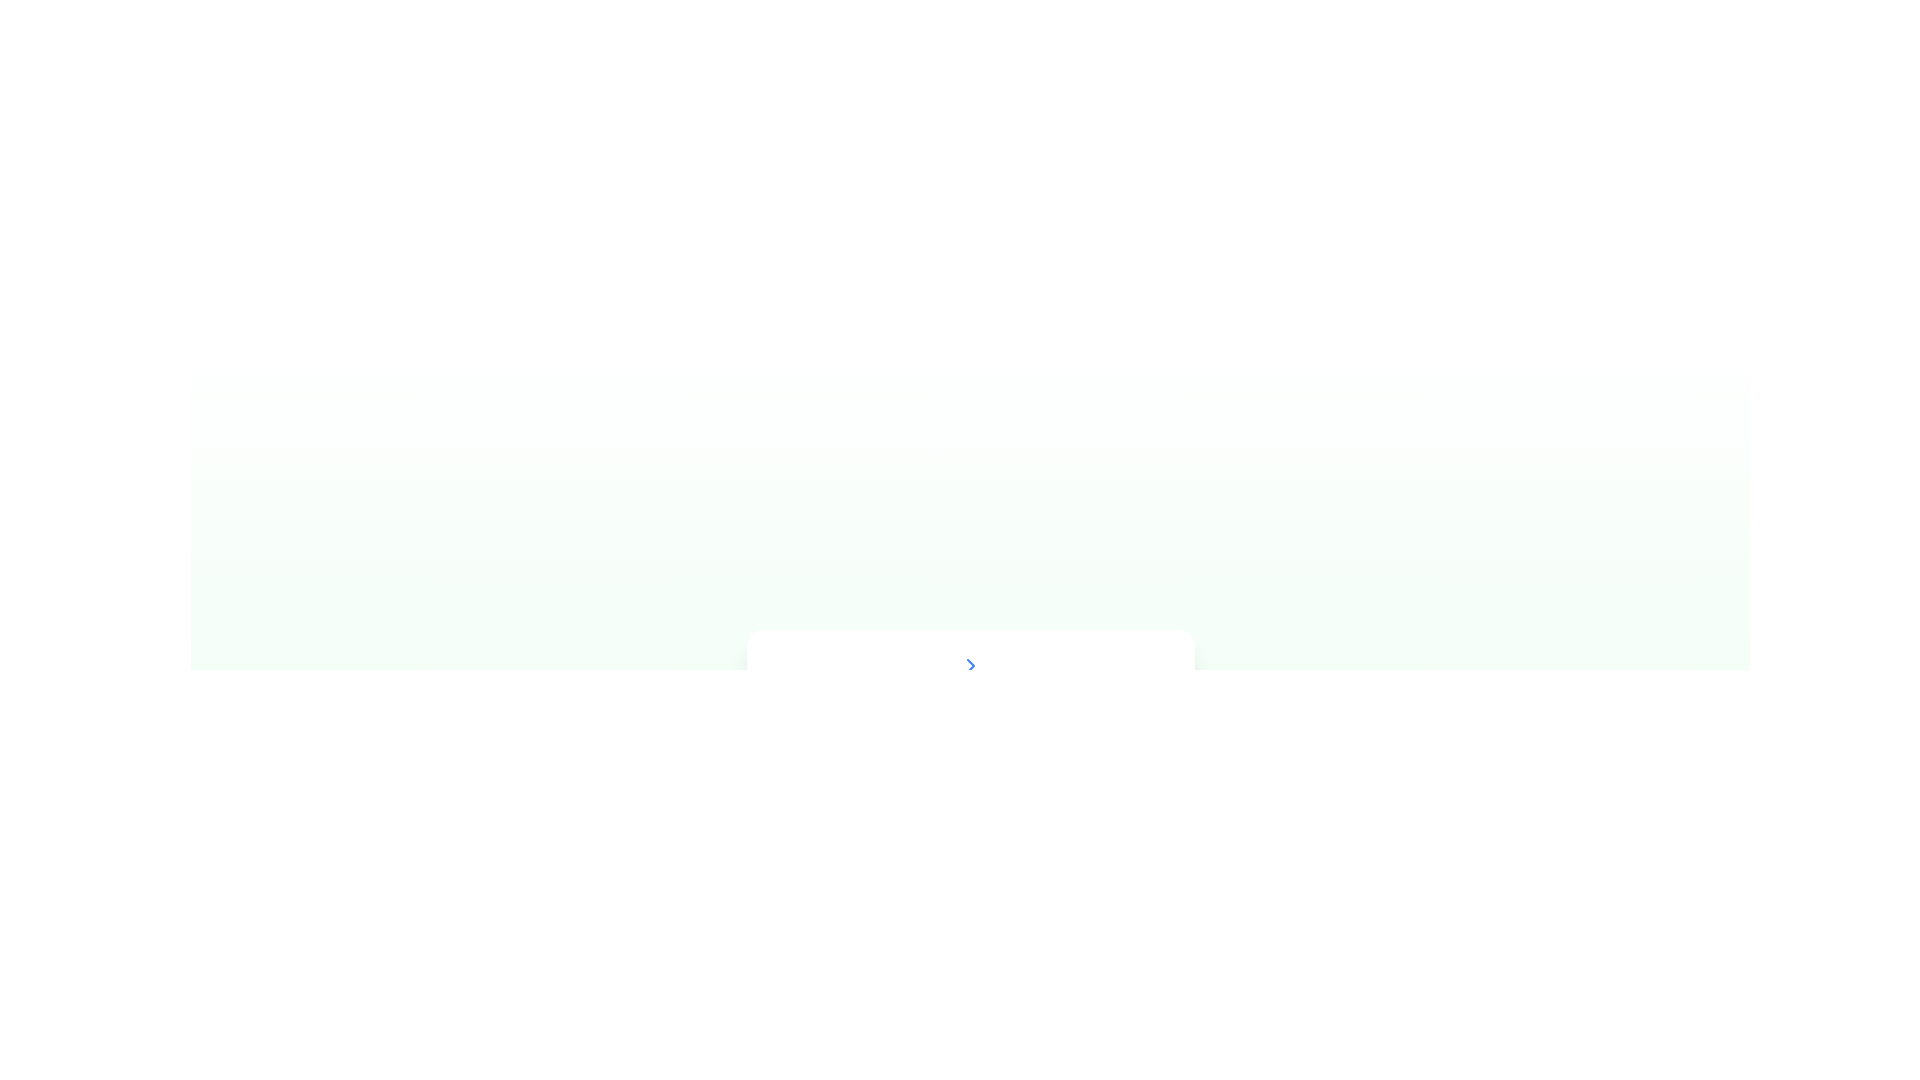 This screenshot has height=1080, width=1920. What do you see at coordinates (1061, 810) in the screenshot?
I see `the slider value` at bounding box center [1061, 810].